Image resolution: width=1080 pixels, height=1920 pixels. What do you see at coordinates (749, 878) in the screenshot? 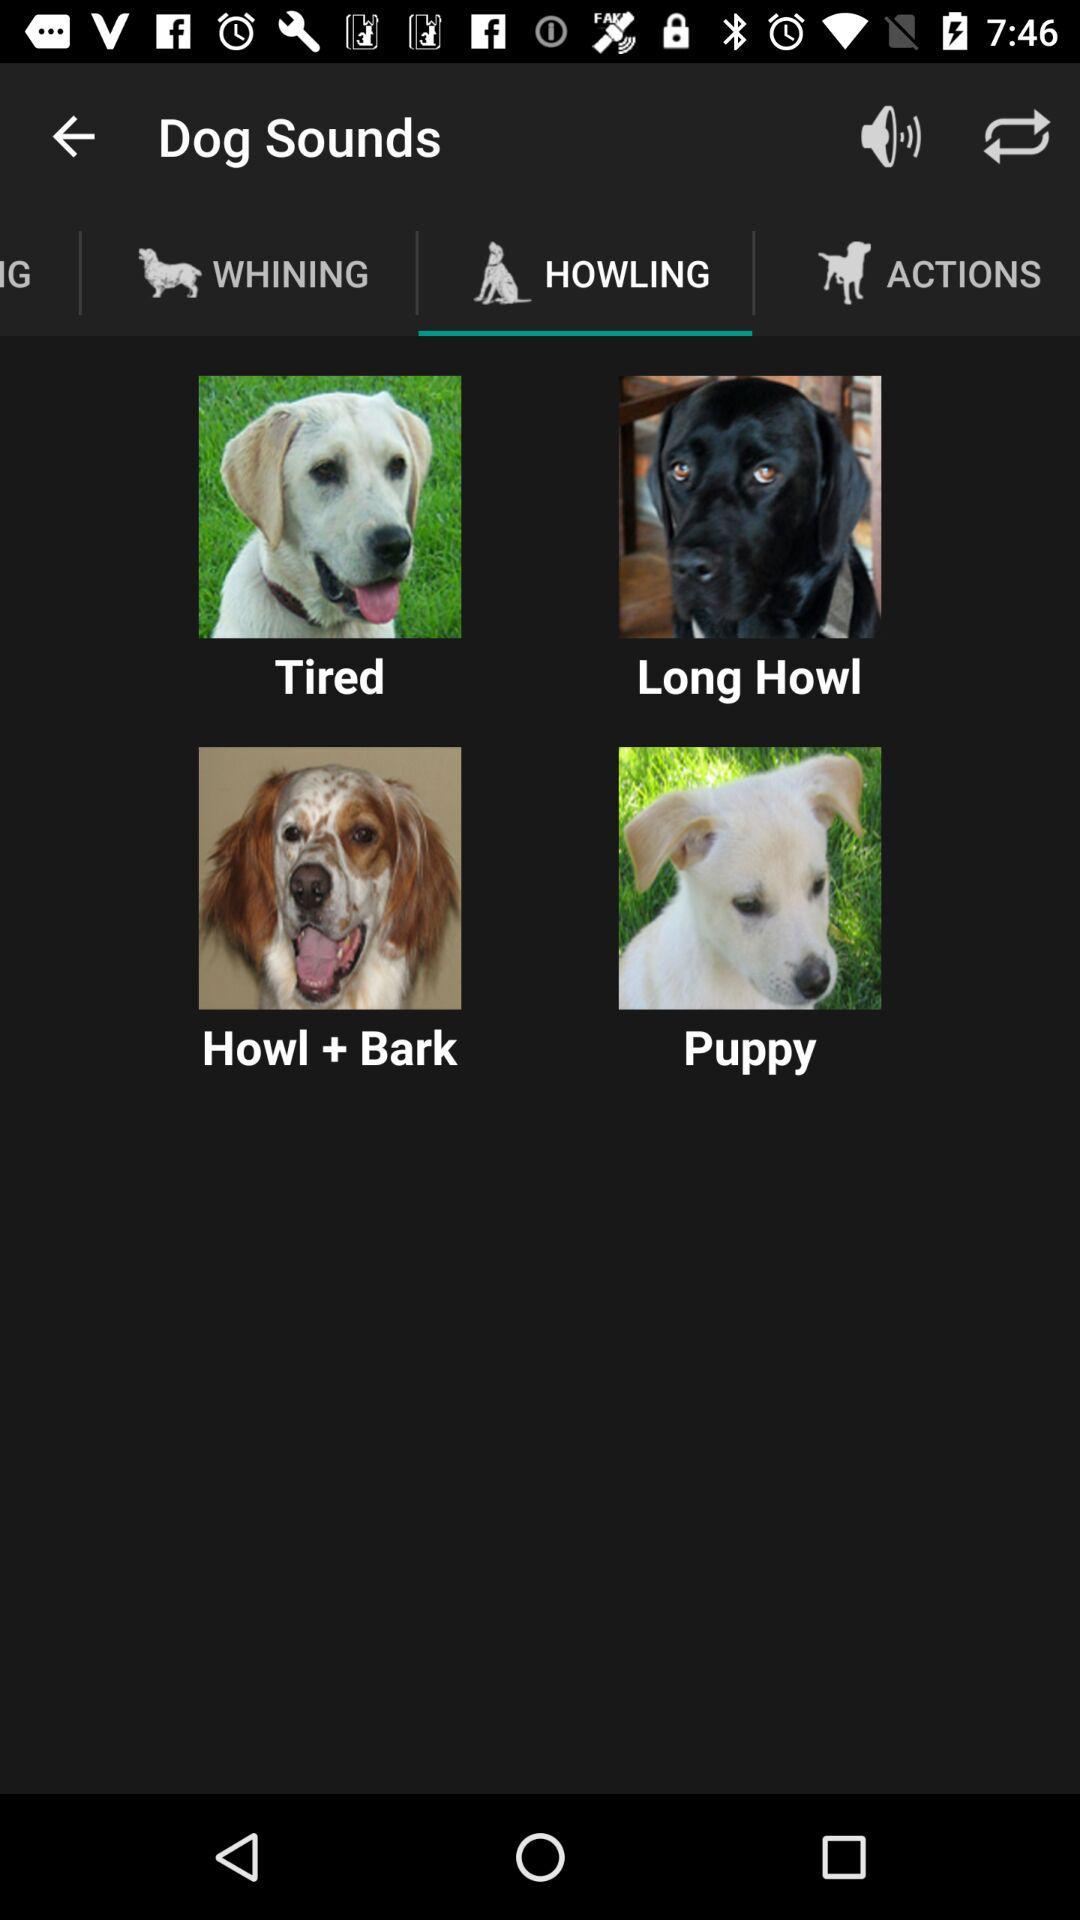
I see `choose puppy howling audio` at bounding box center [749, 878].